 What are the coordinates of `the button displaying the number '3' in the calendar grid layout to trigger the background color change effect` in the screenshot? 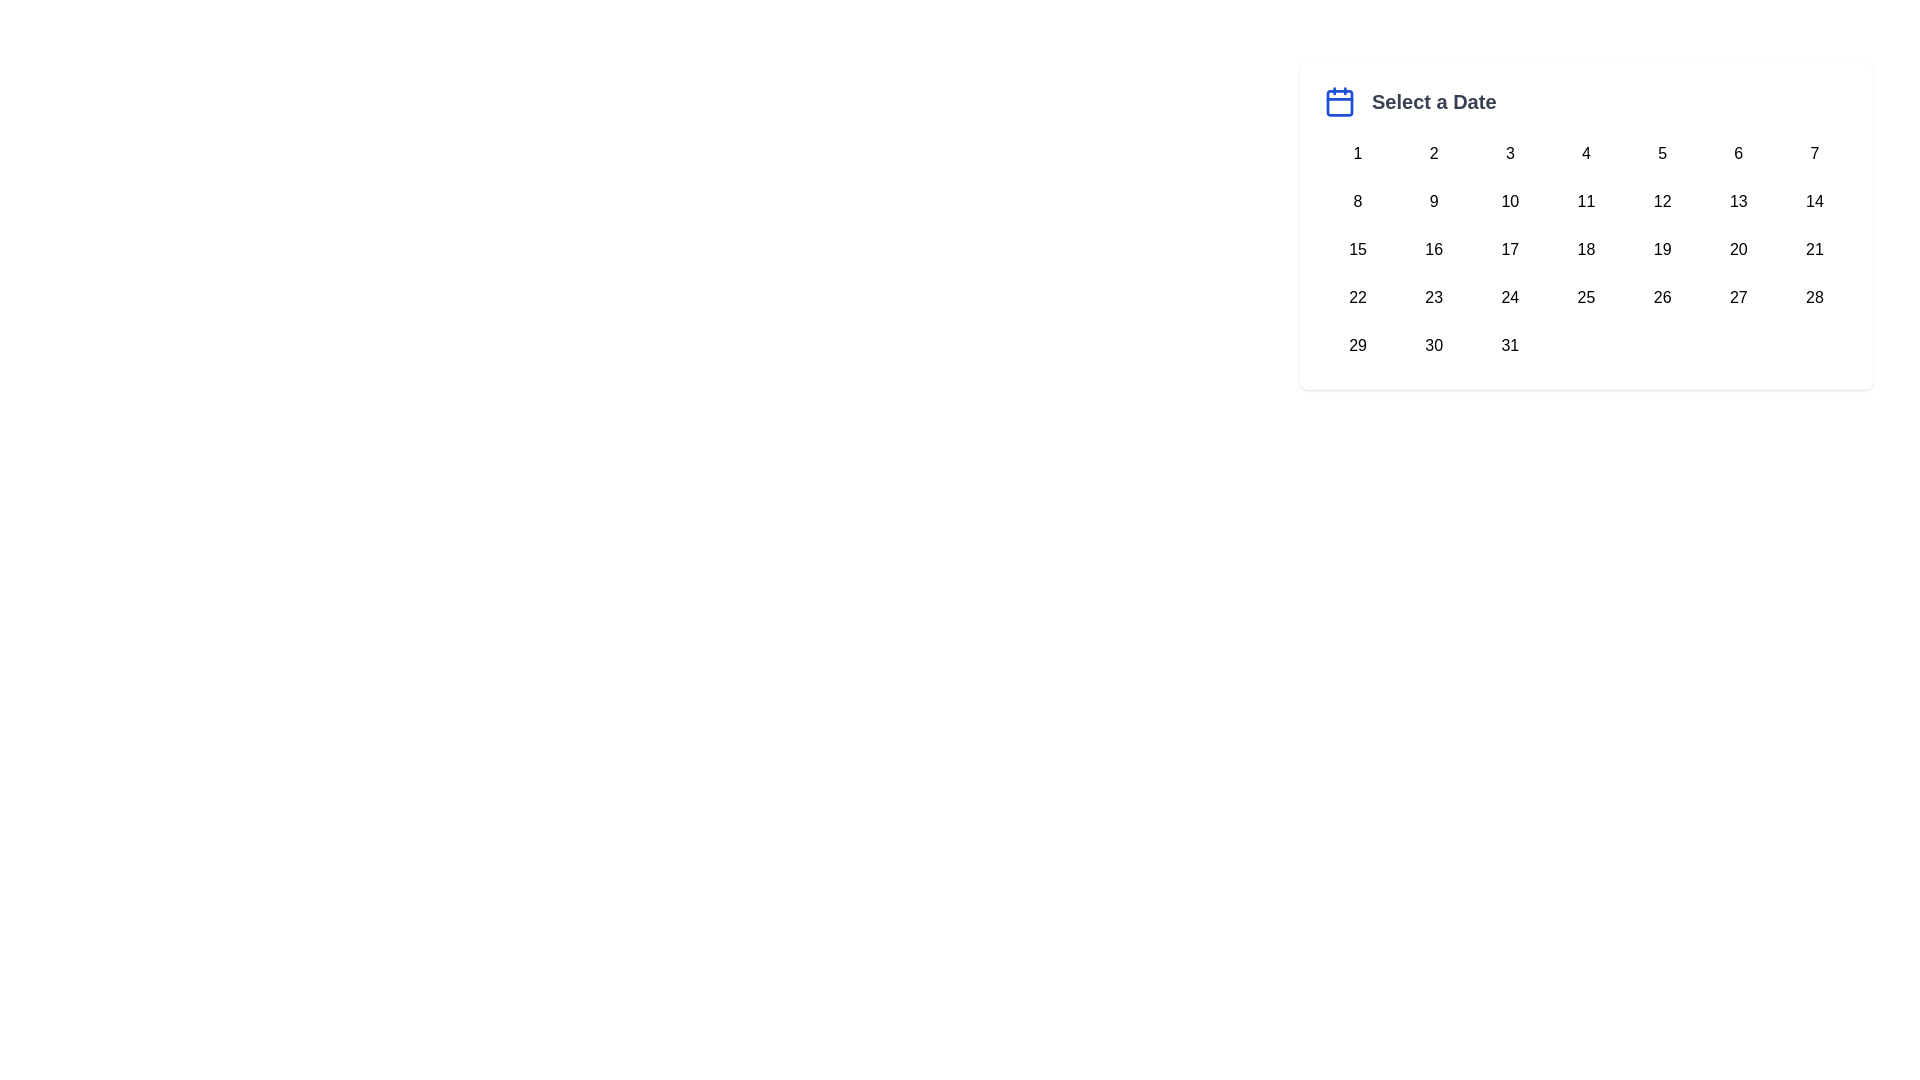 It's located at (1510, 153).